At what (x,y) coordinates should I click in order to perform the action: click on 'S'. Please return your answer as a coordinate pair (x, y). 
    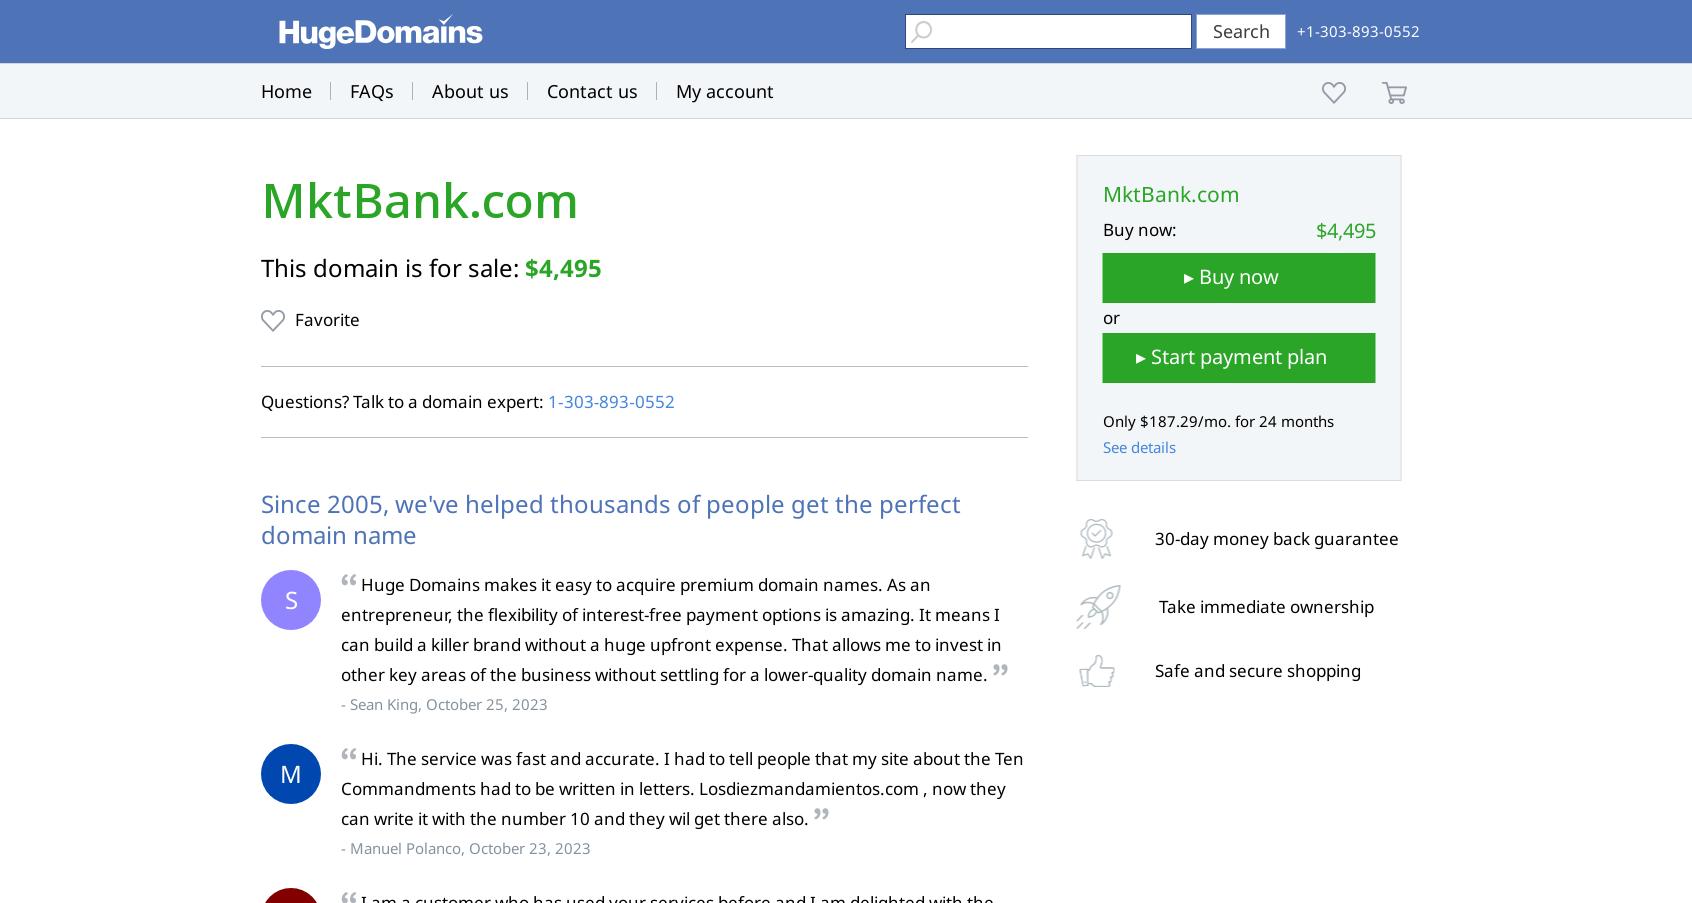
    Looking at the image, I should click on (289, 599).